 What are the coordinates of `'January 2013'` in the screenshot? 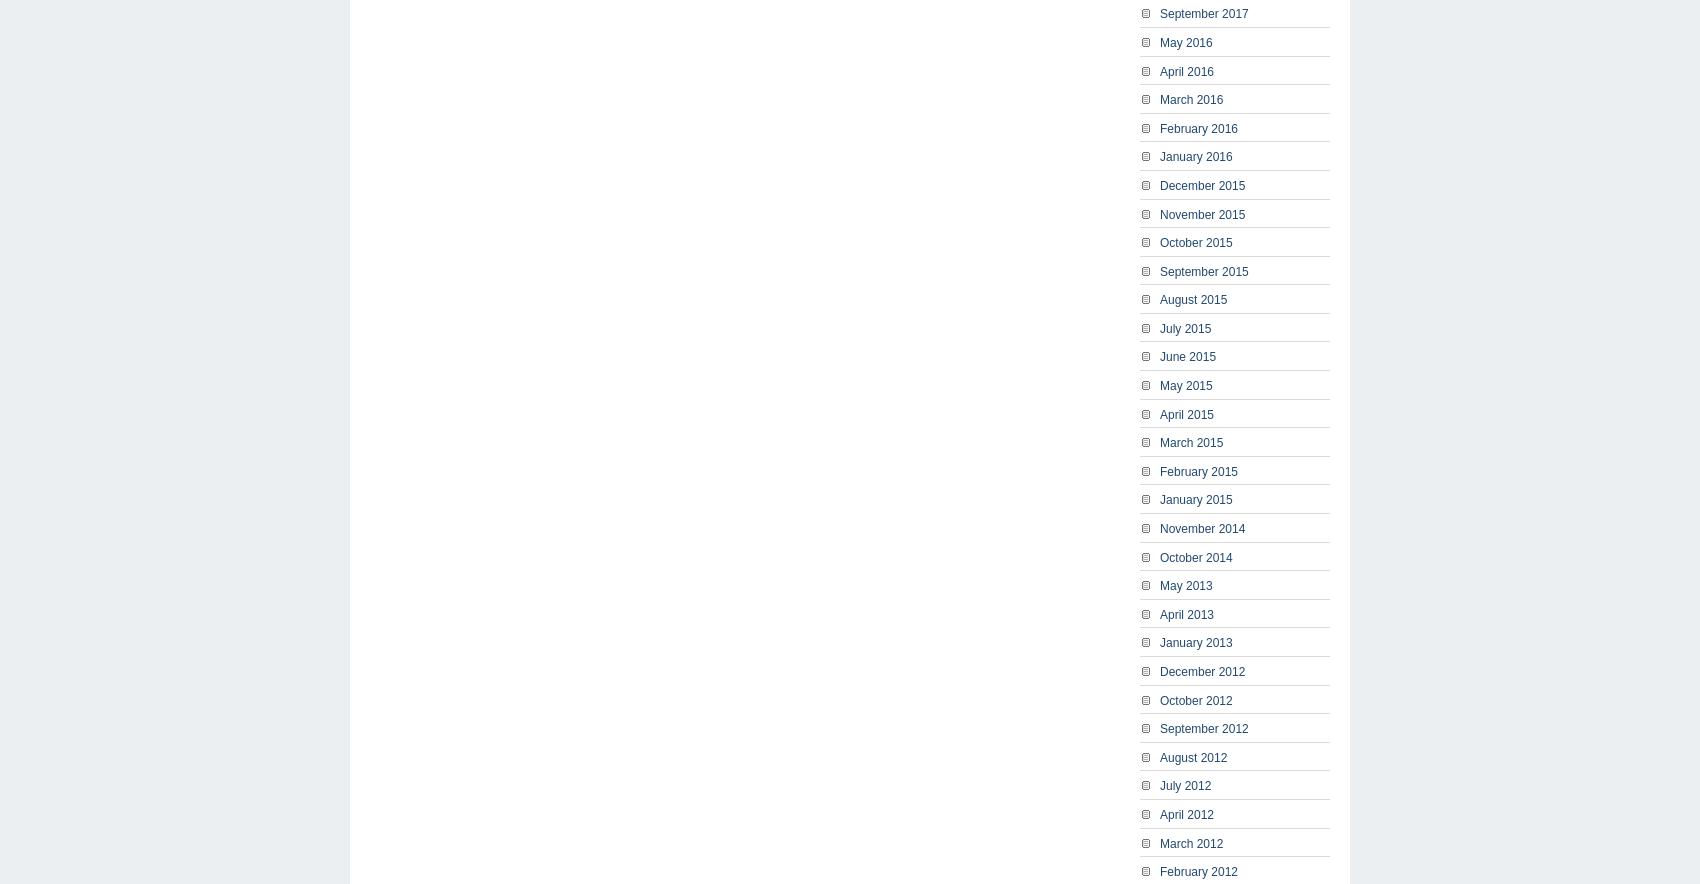 It's located at (1160, 642).